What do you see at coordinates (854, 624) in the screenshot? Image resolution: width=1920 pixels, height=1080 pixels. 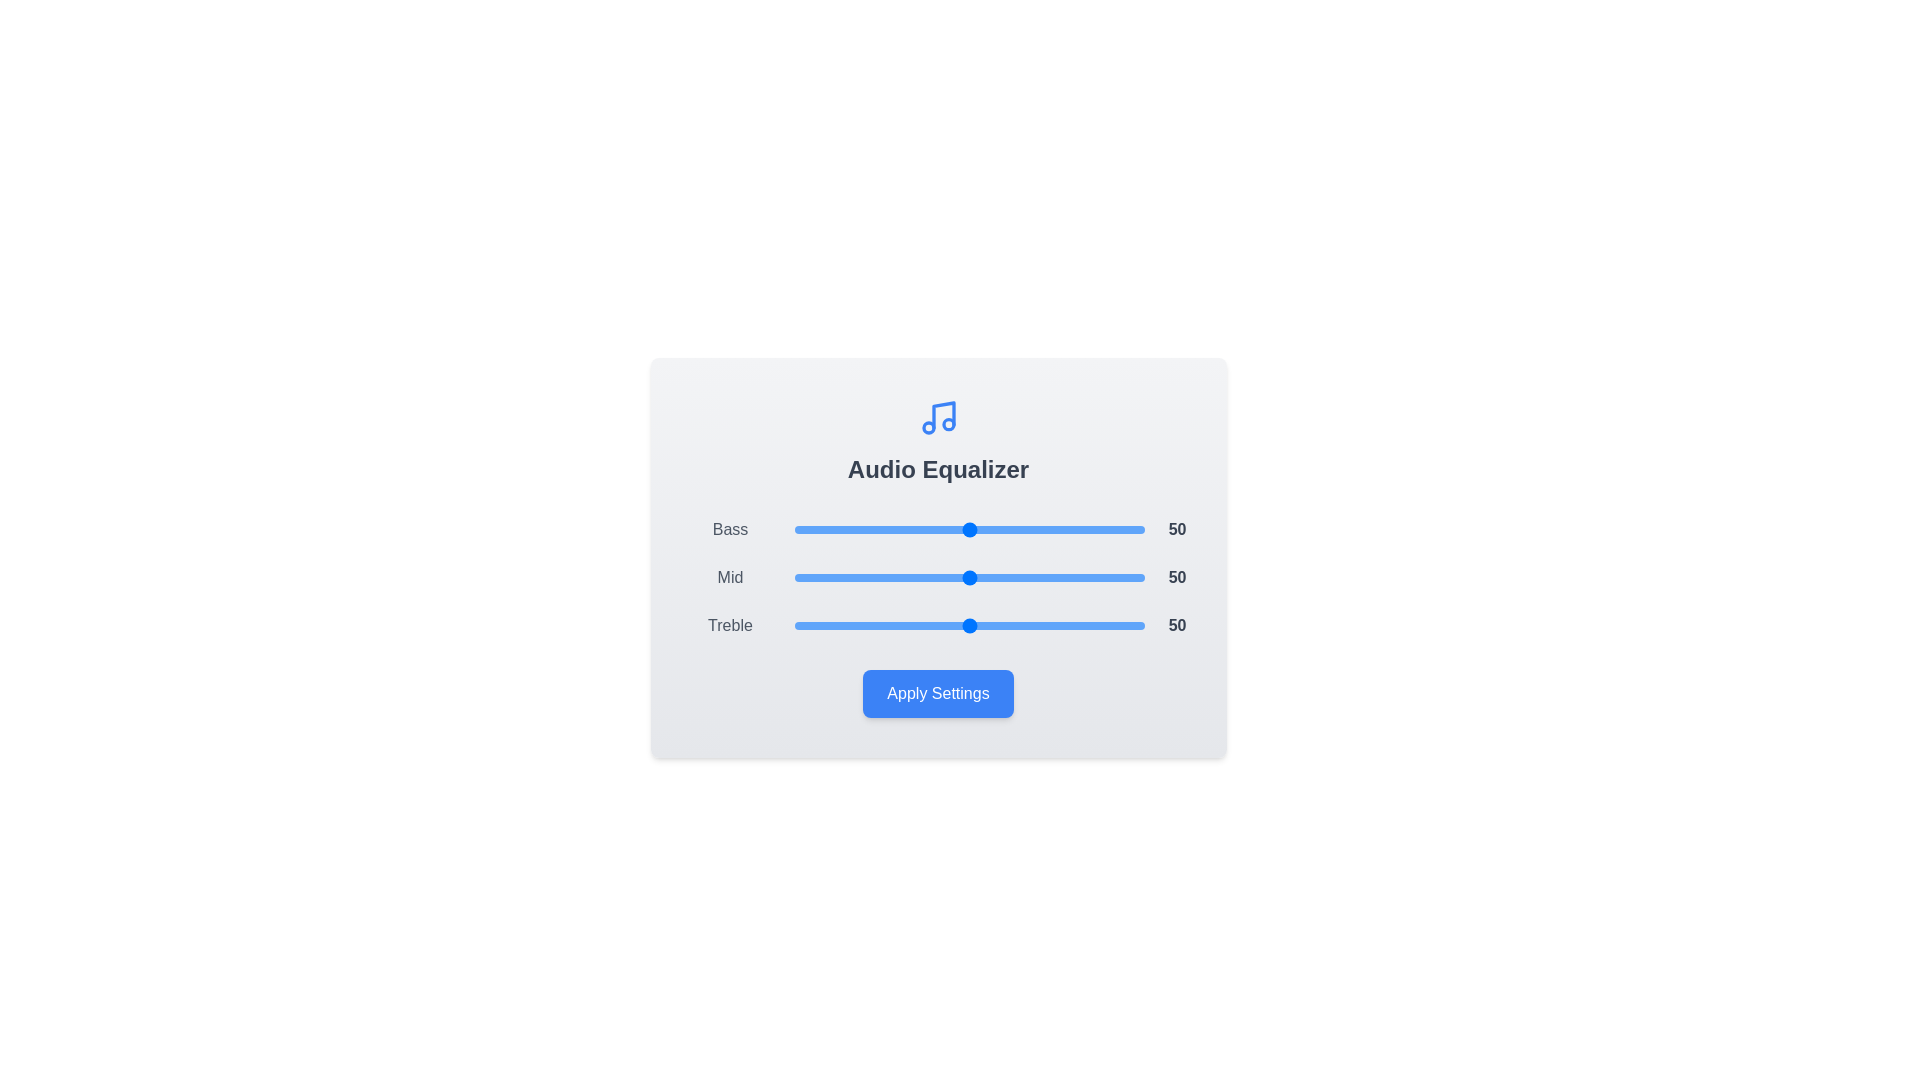 I see `the Treble slider to 17` at bounding box center [854, 624].